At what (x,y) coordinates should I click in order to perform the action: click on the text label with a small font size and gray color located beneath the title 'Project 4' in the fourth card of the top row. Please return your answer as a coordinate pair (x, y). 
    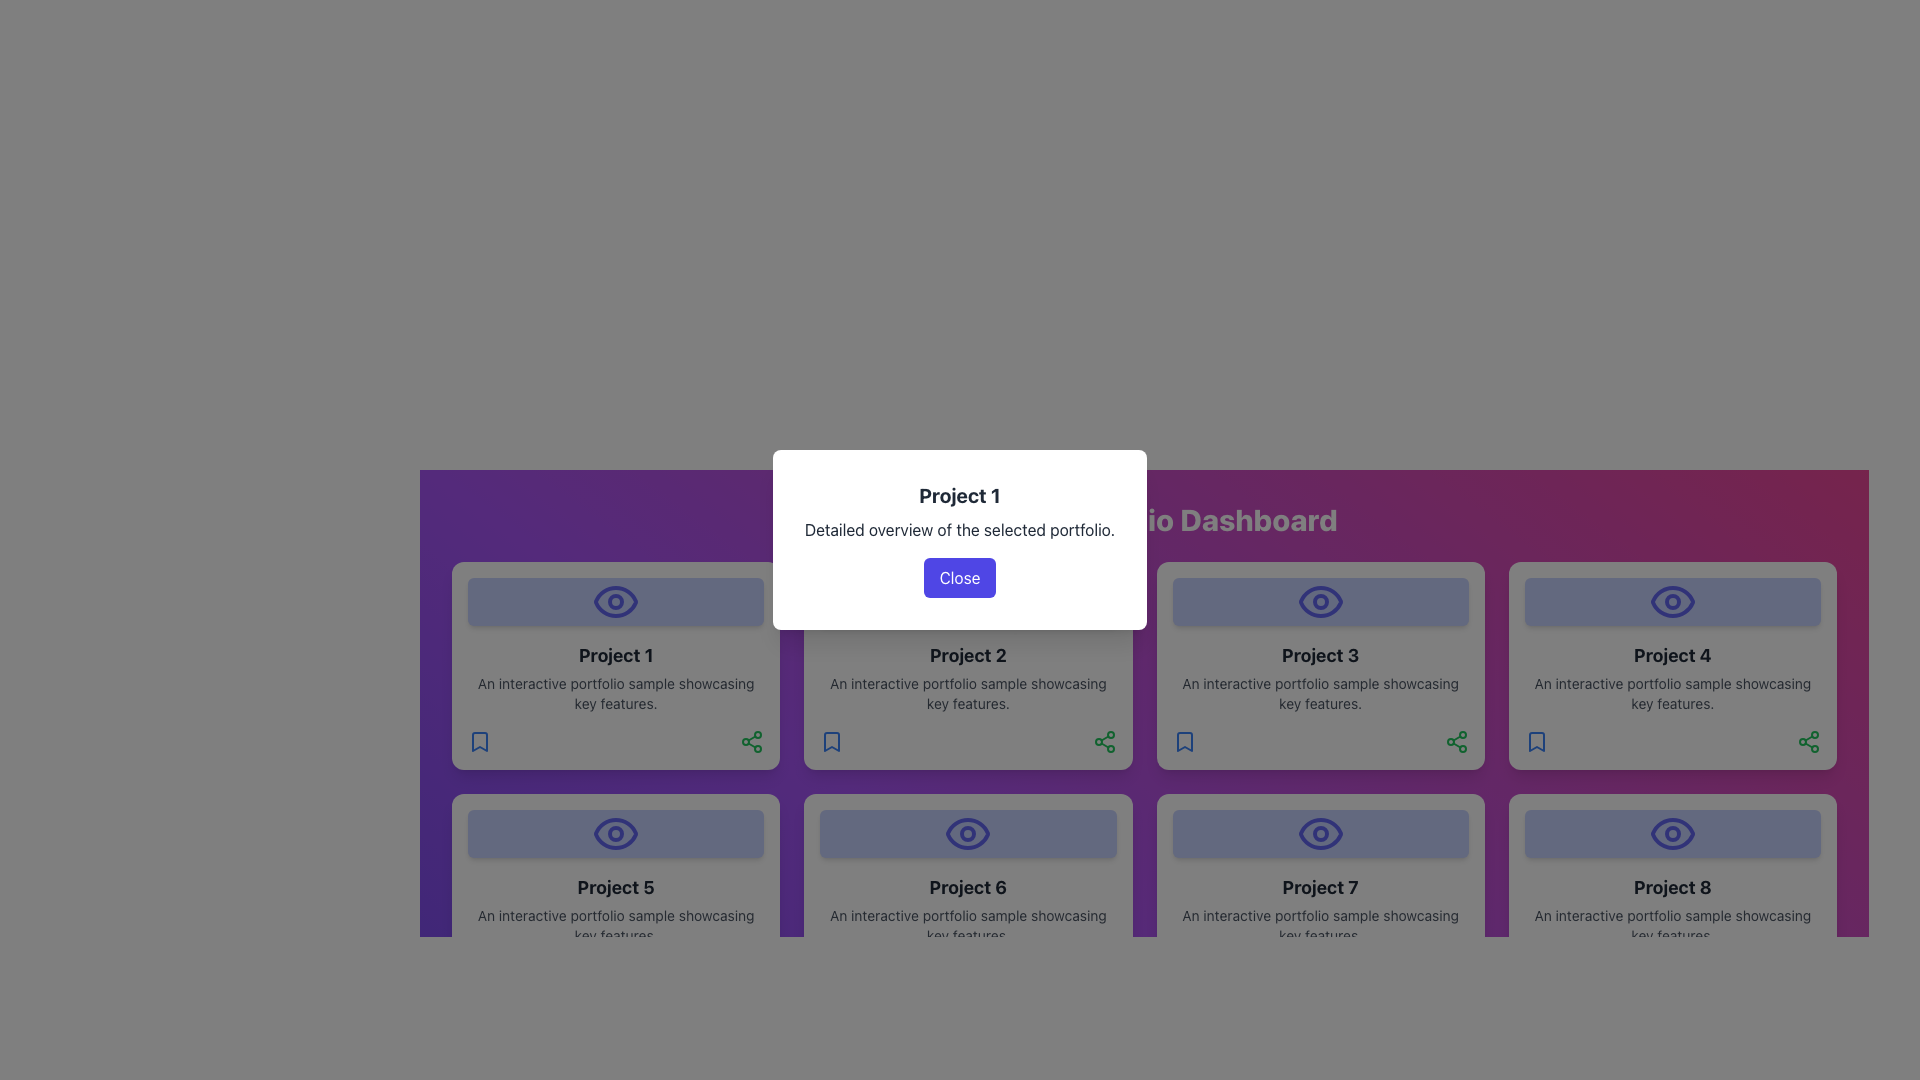
    Looking at the image, I should click on (1672, 693).